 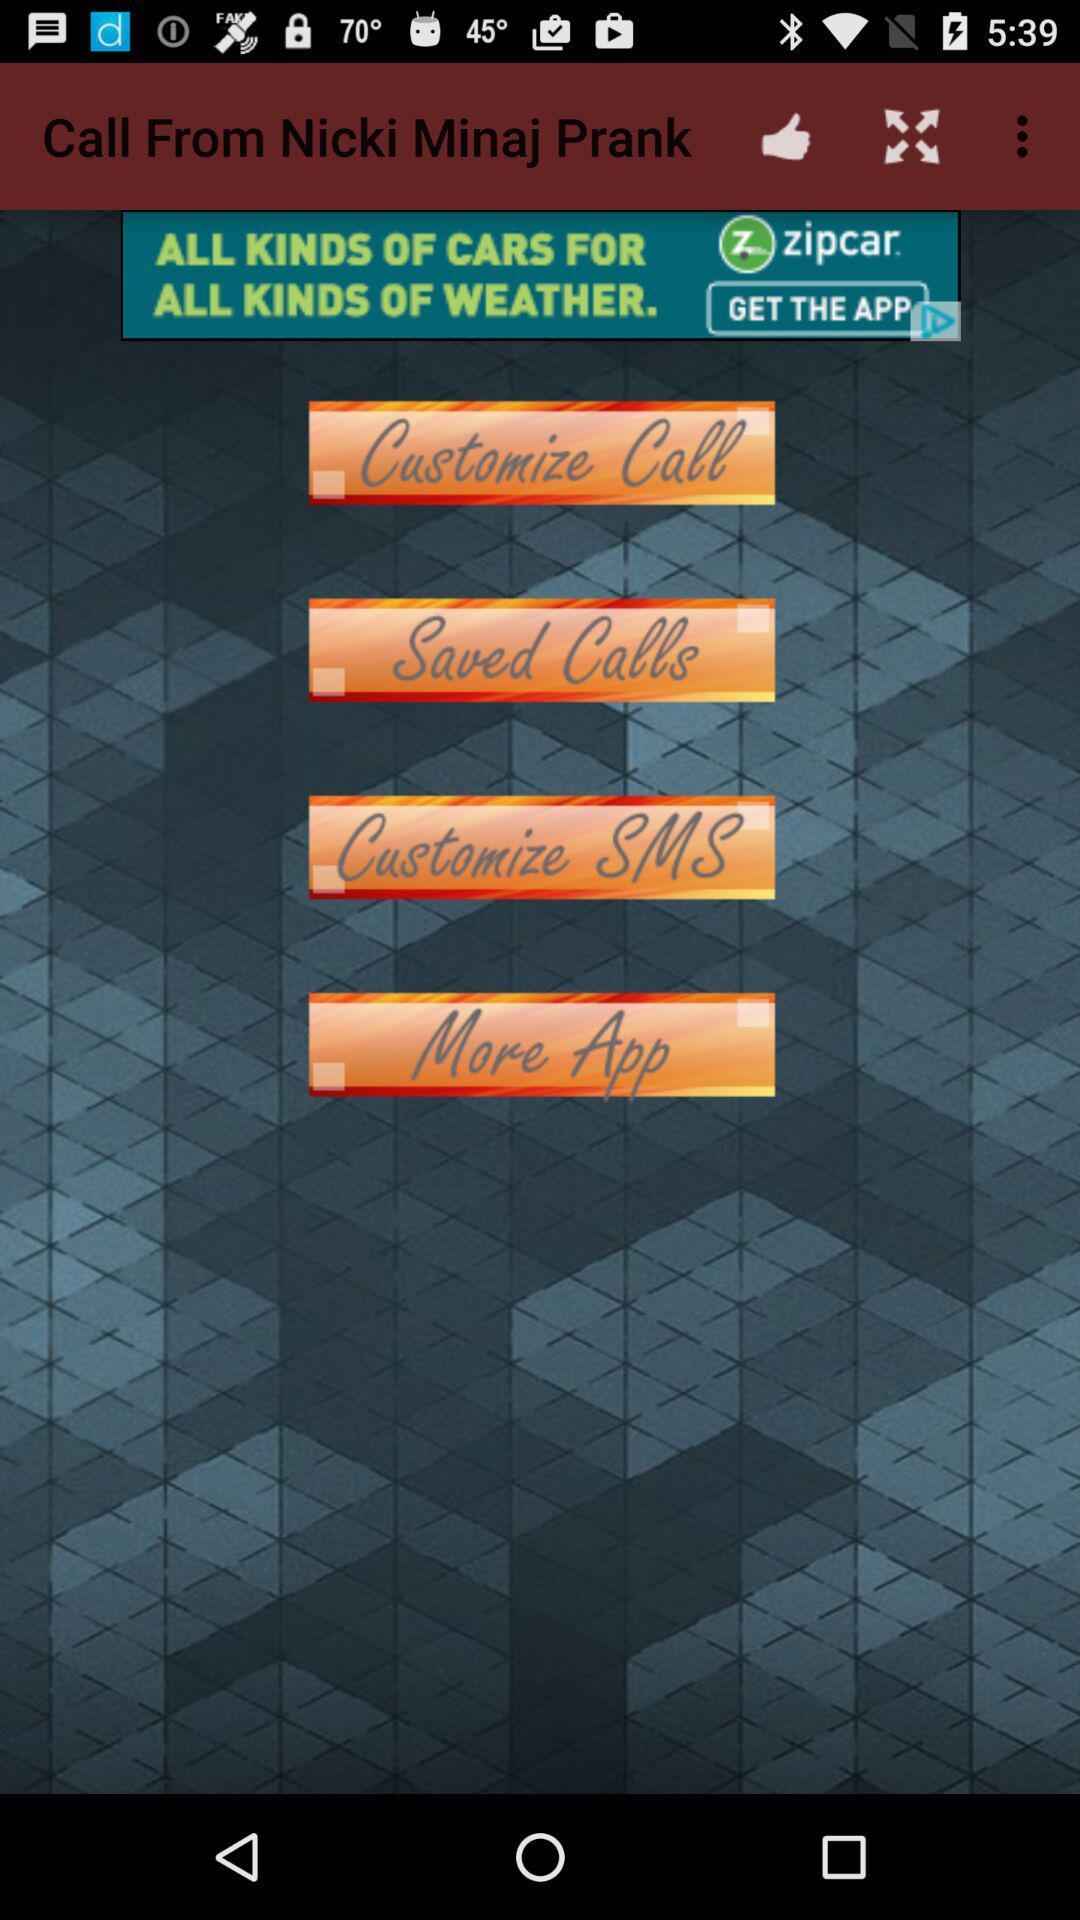 I want to click on call to a certain people, so click(x=540, y=451).